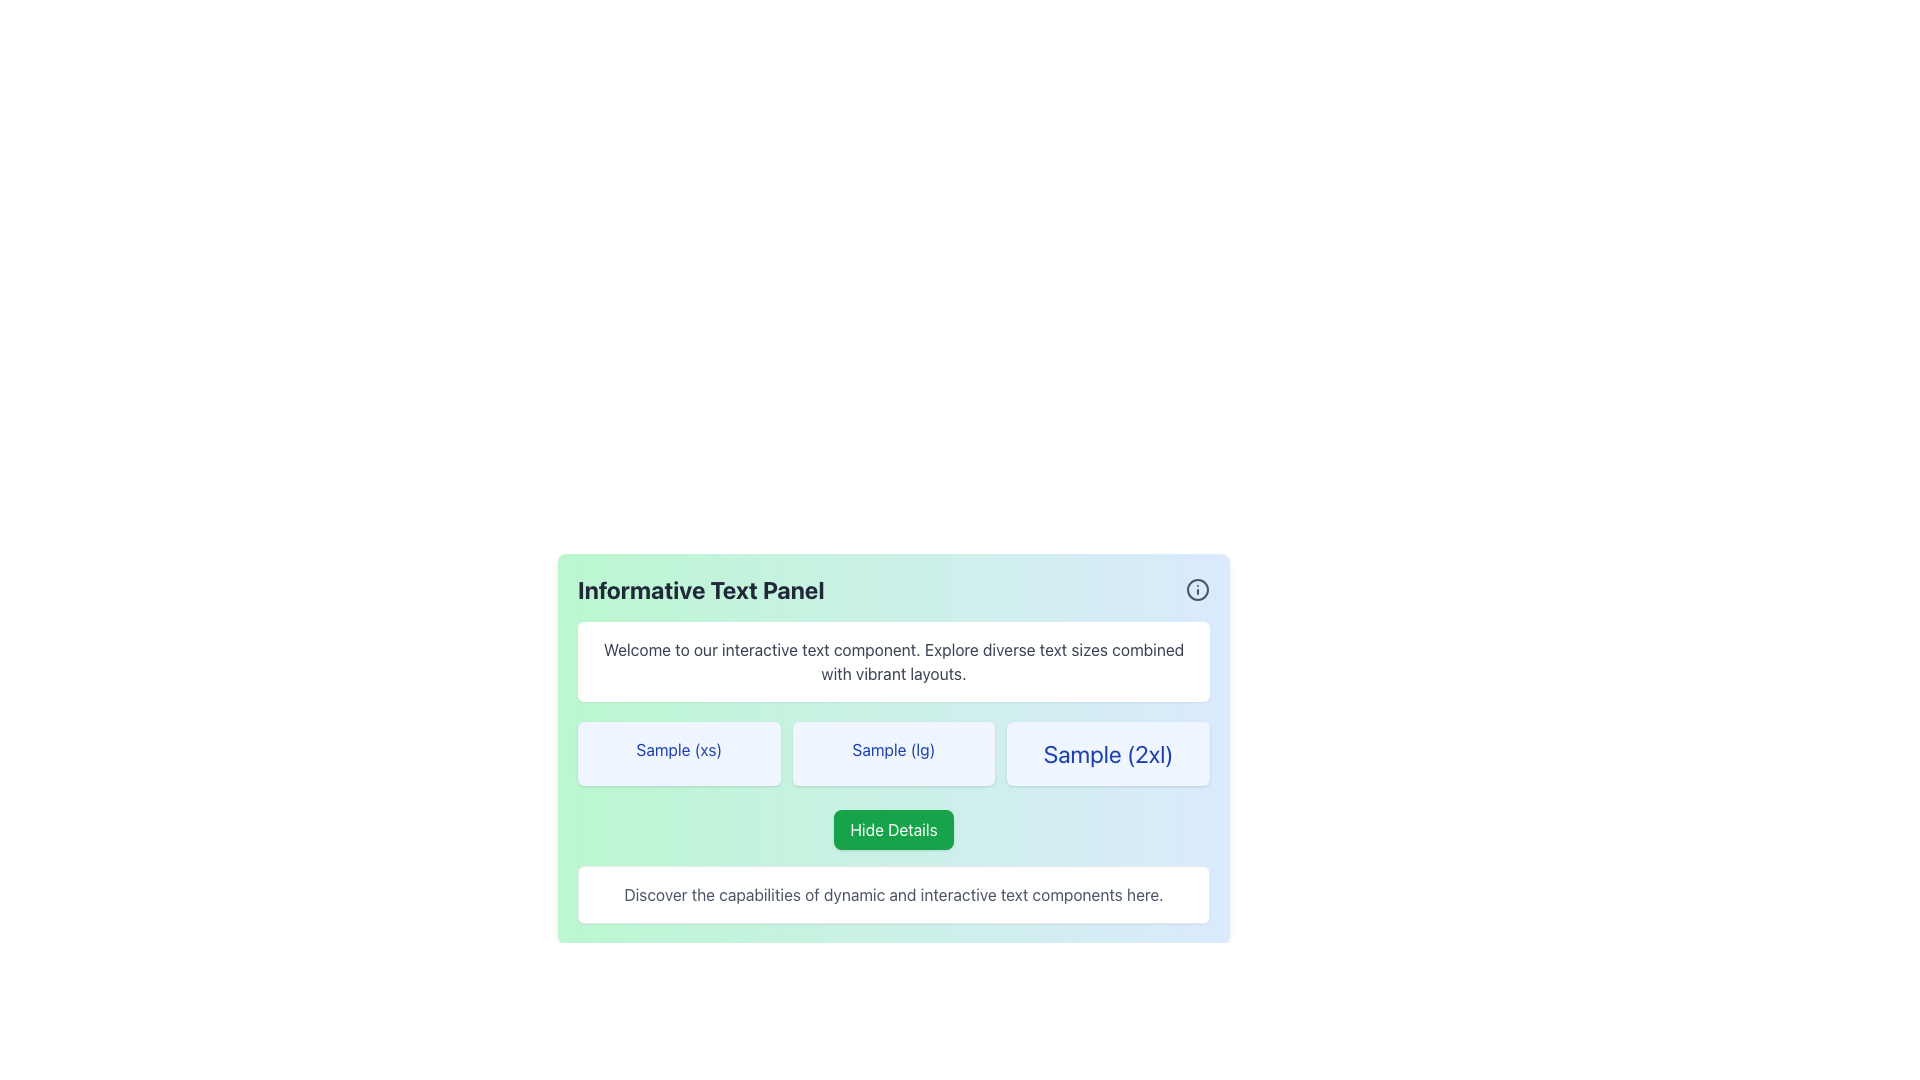  Describe the element at coordinates (679, 753) in the screenshot. I see `the Text Display Component which is the first item in the grid layout of three elements in the 'Informative Text Panel'` at that location.